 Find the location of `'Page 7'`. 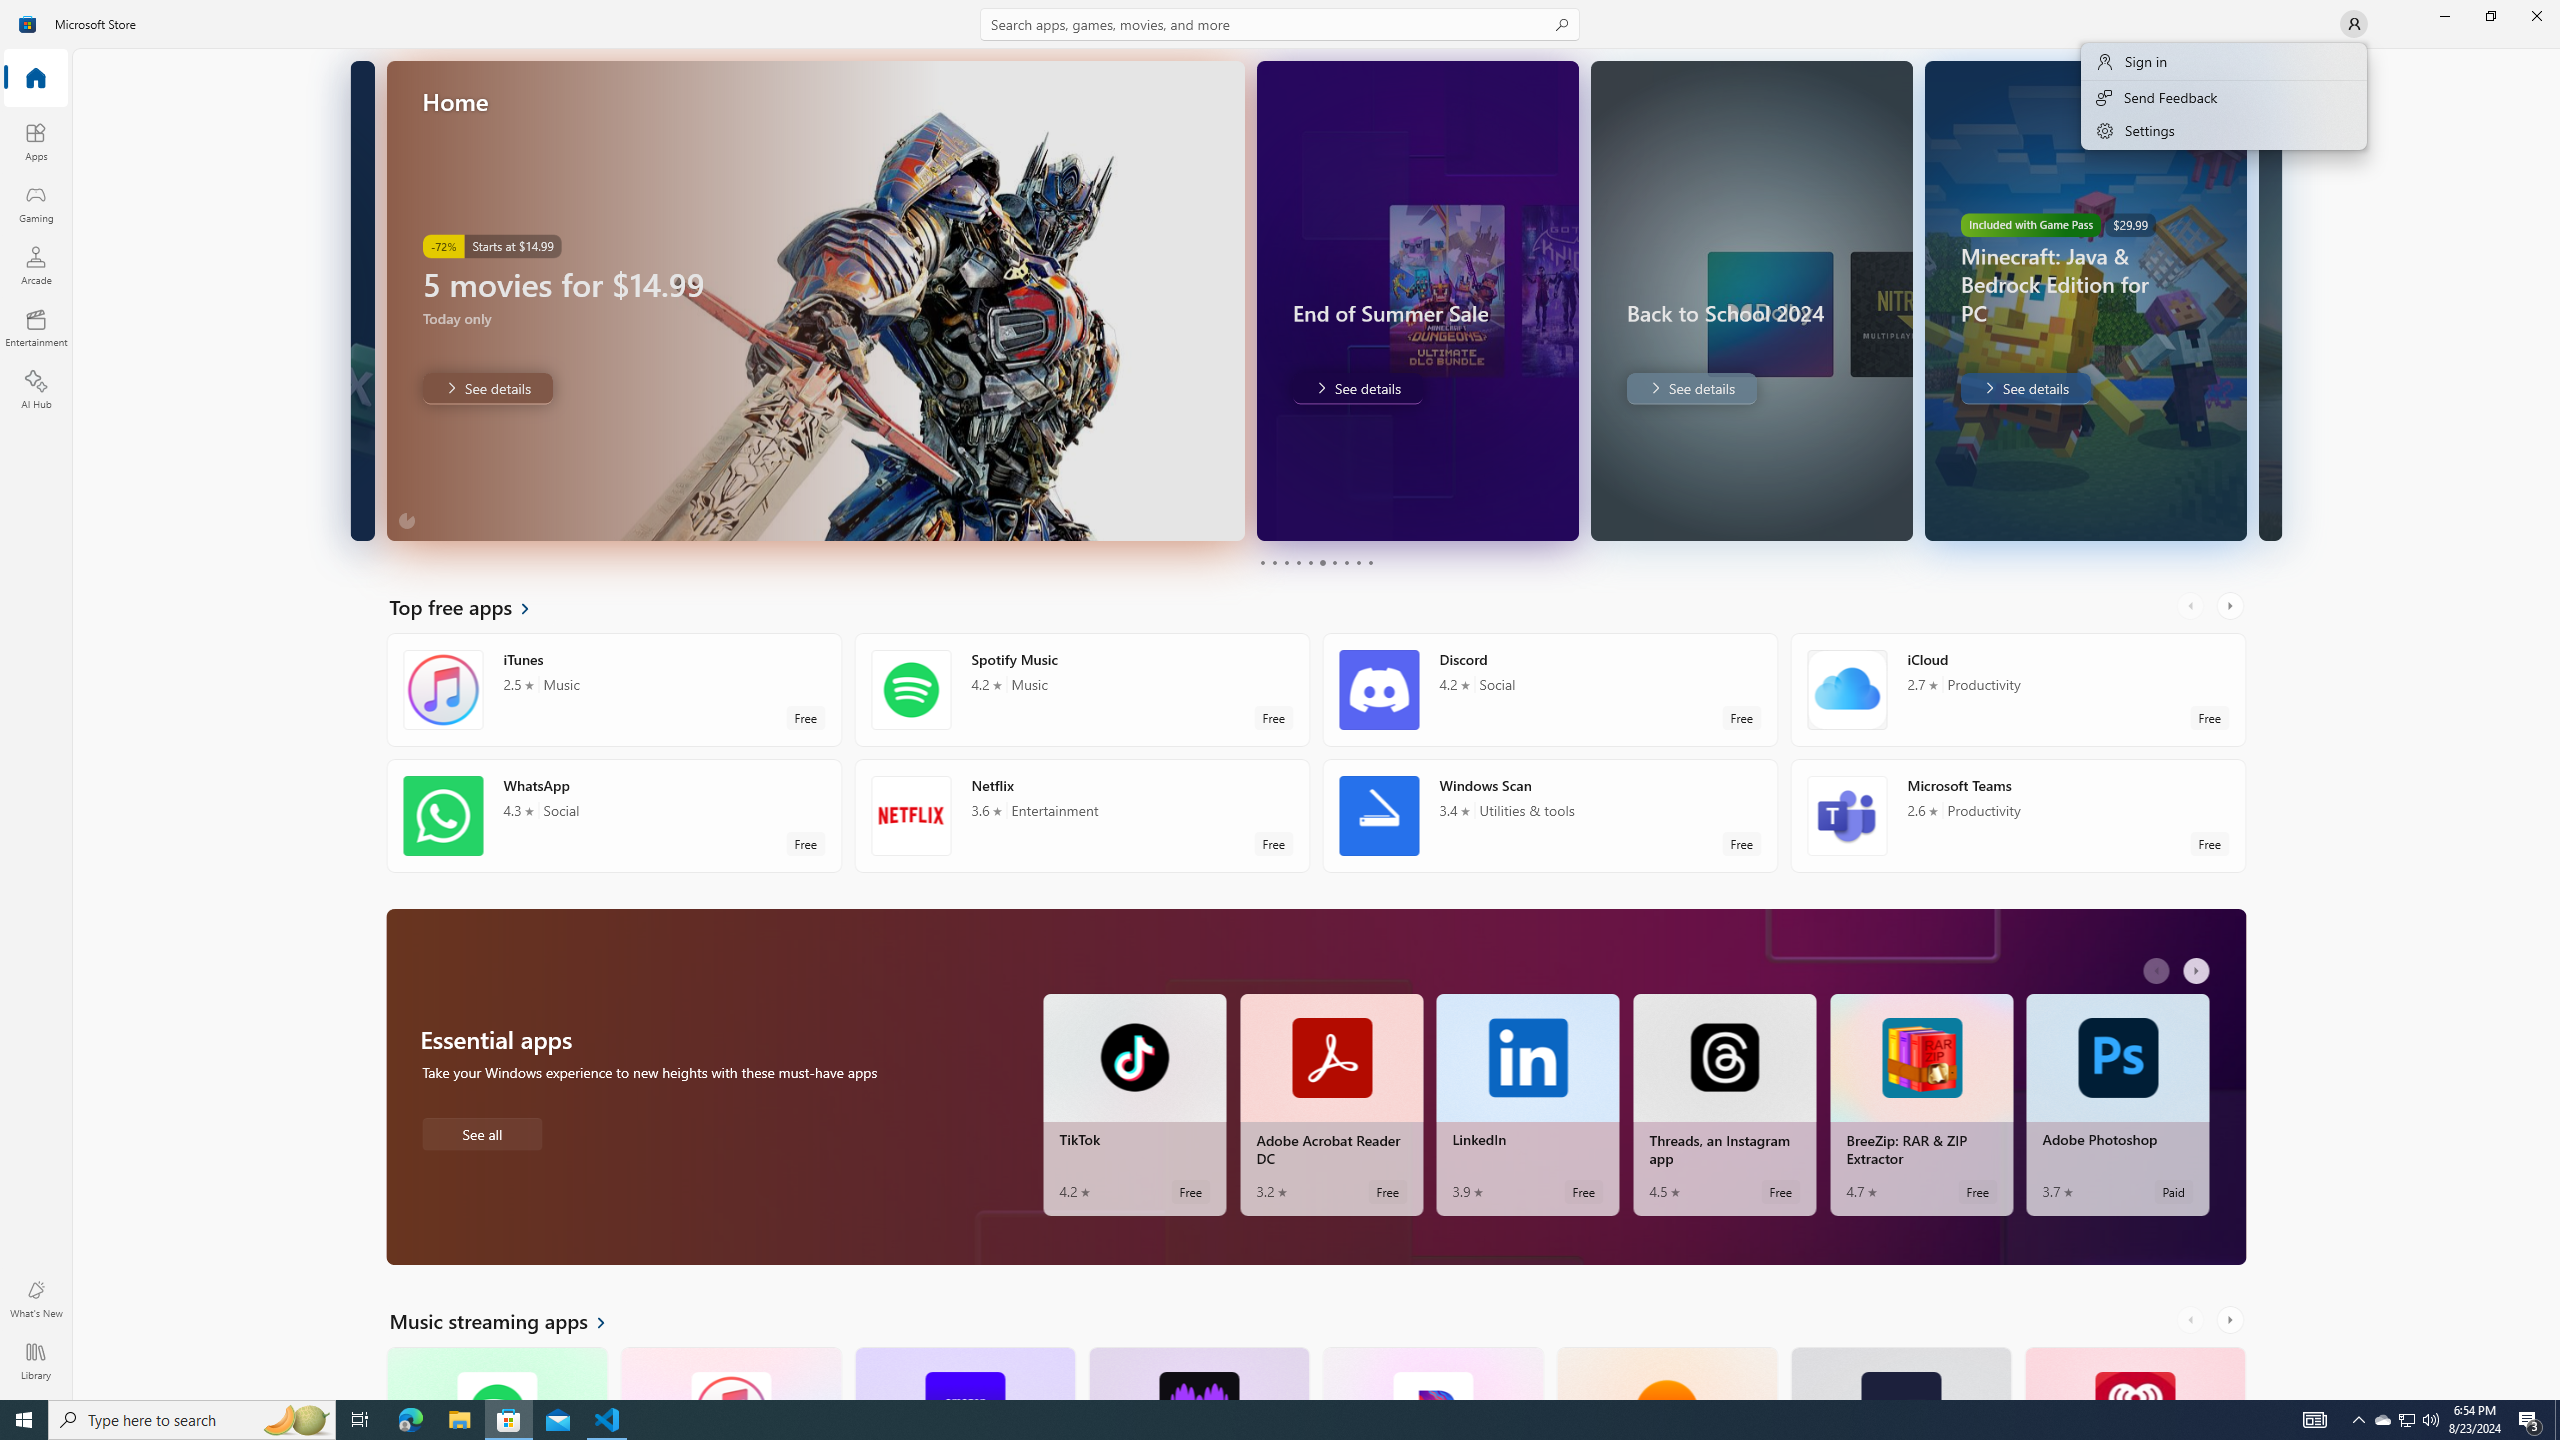

'Page 7' is located at coordinates (1332, 562).